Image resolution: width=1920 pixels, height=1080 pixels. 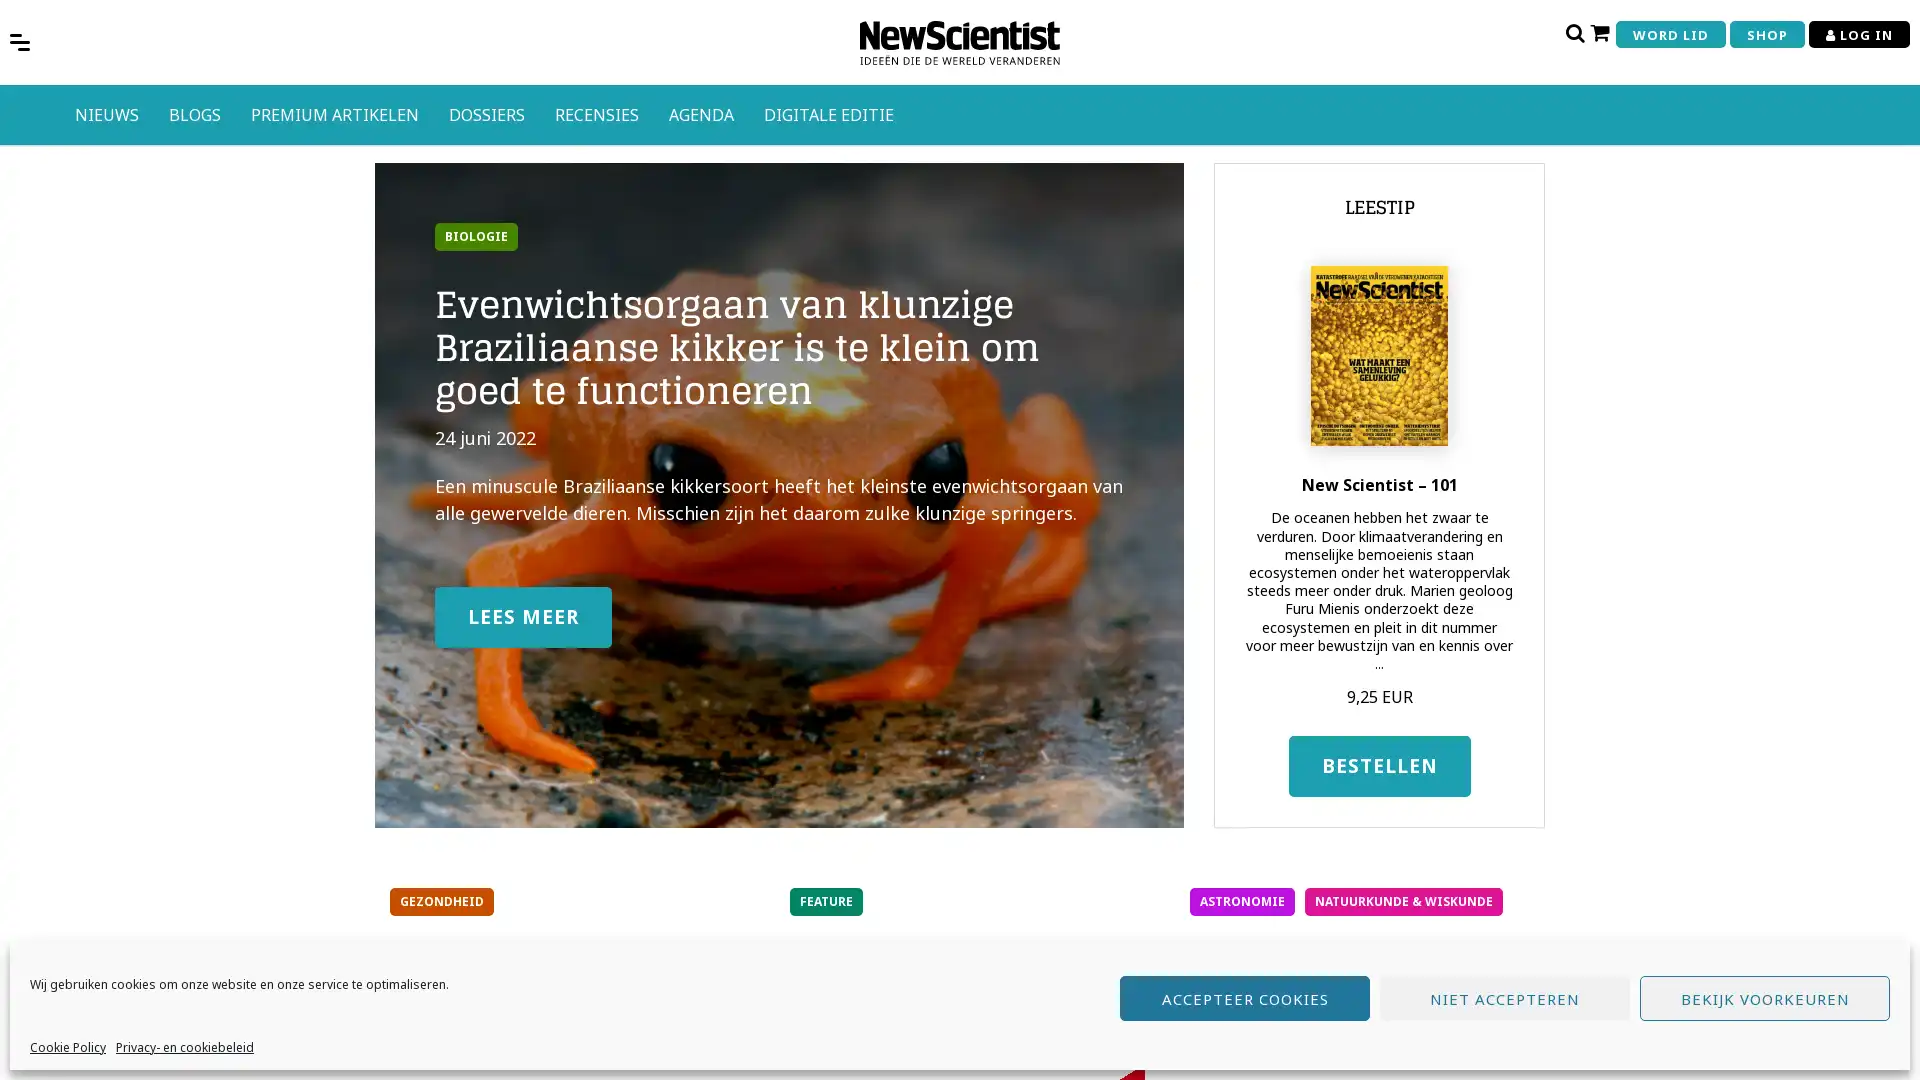 What do you see at coordinates (1573, 32) in the screenshot?
I see `Open zoekbalk` at bounding box center [1573, 32].